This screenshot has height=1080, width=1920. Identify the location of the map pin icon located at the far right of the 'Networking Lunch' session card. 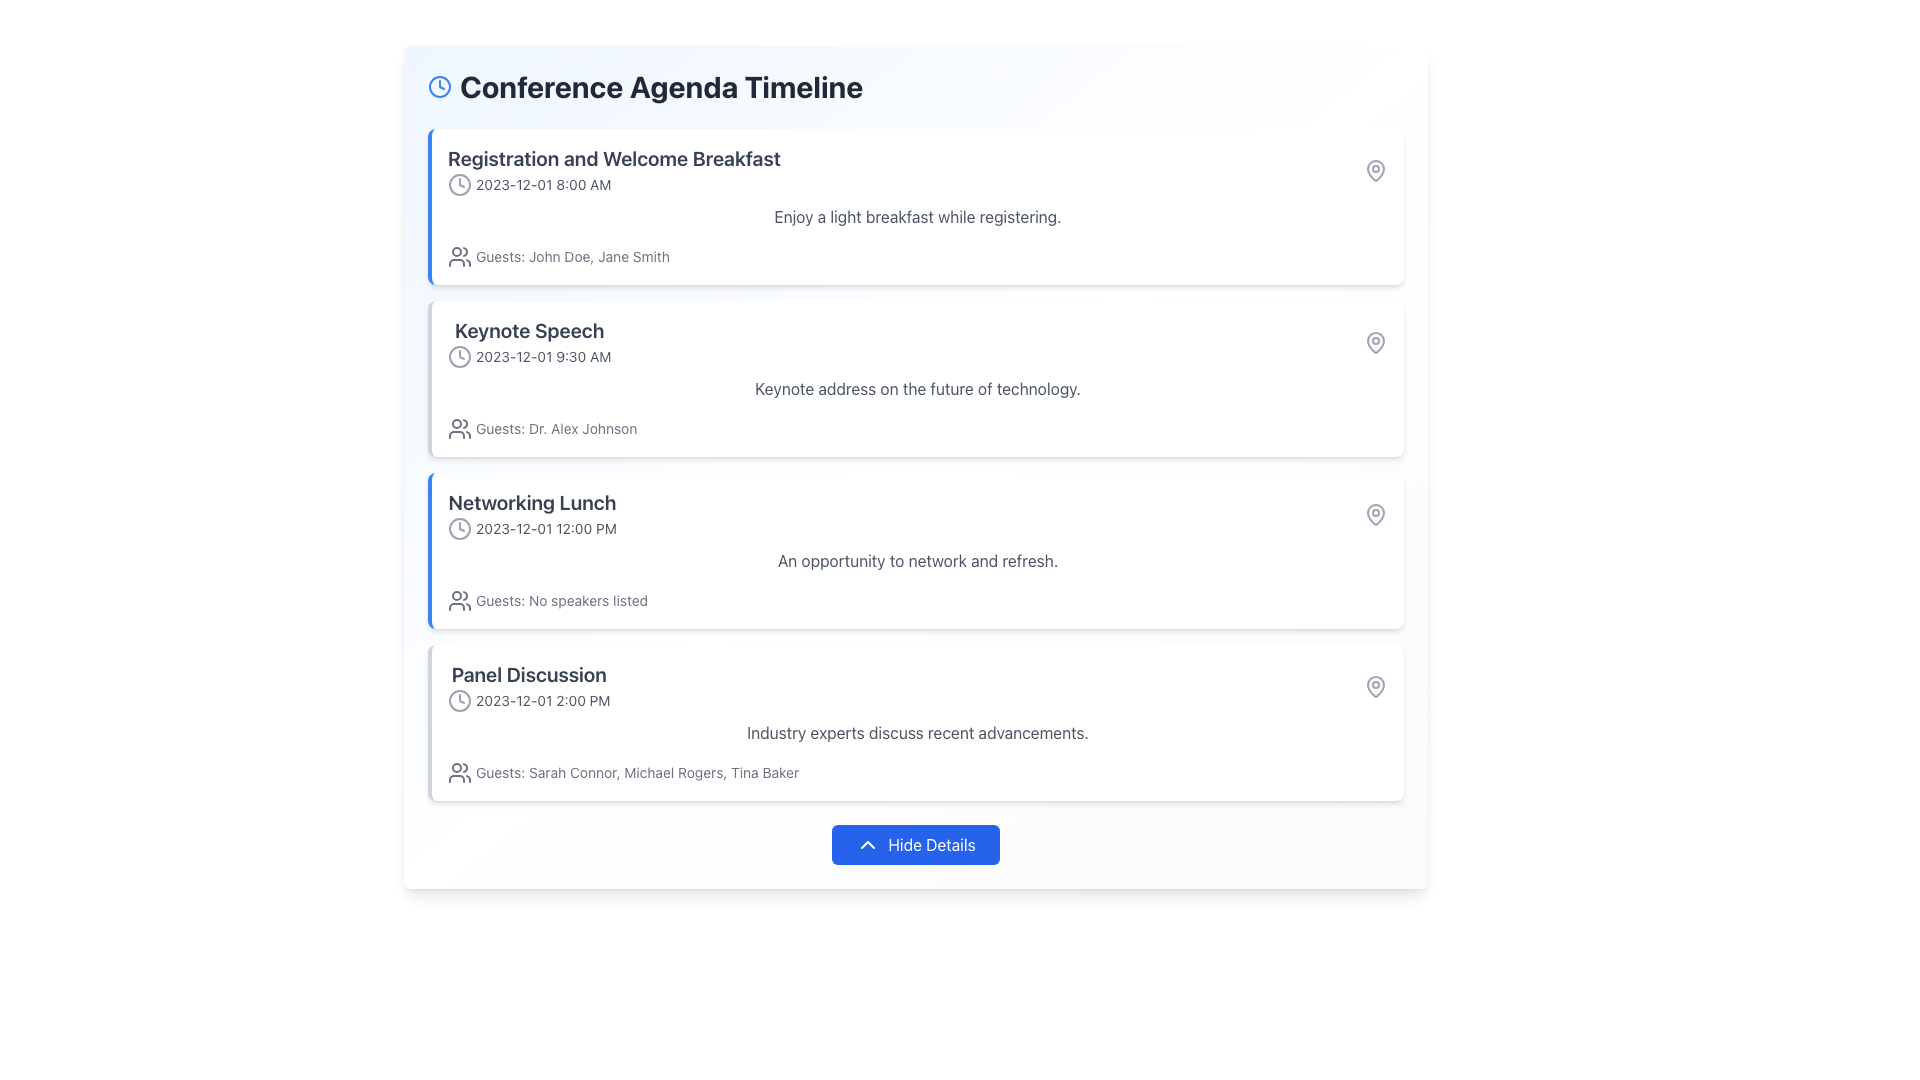
(1375, 514).